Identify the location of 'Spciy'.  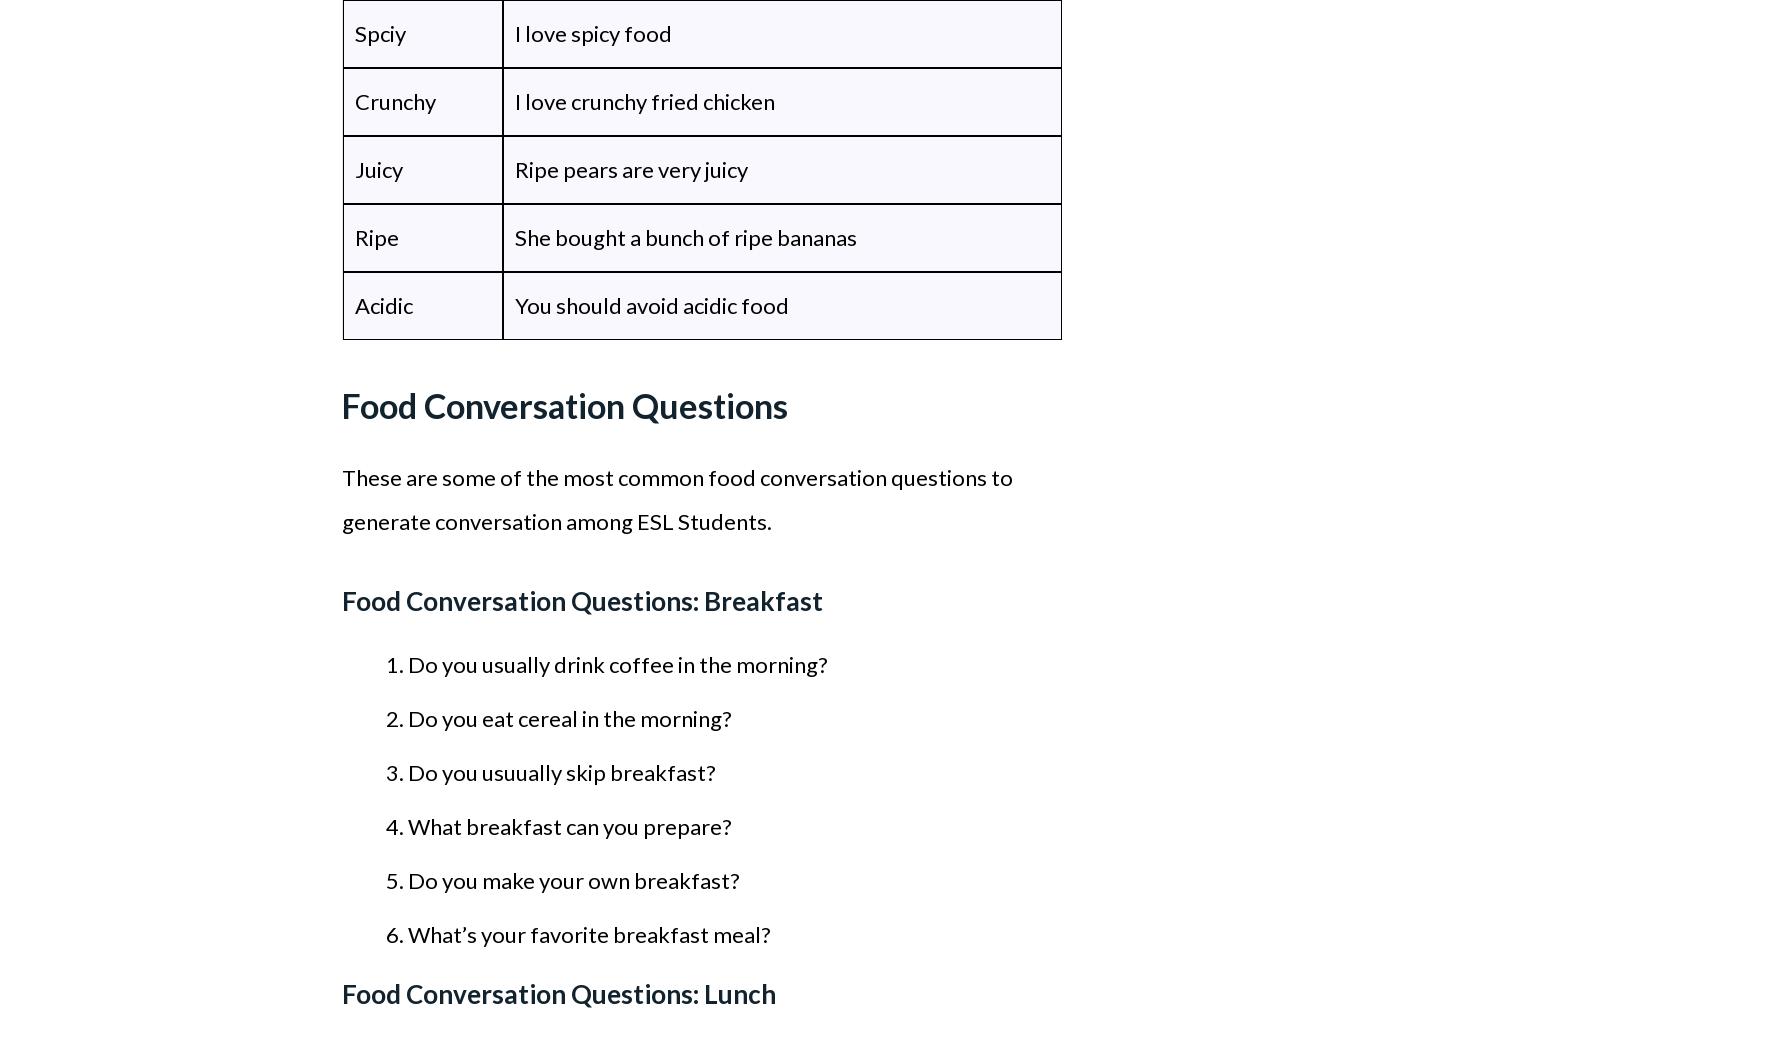
(379, 32).